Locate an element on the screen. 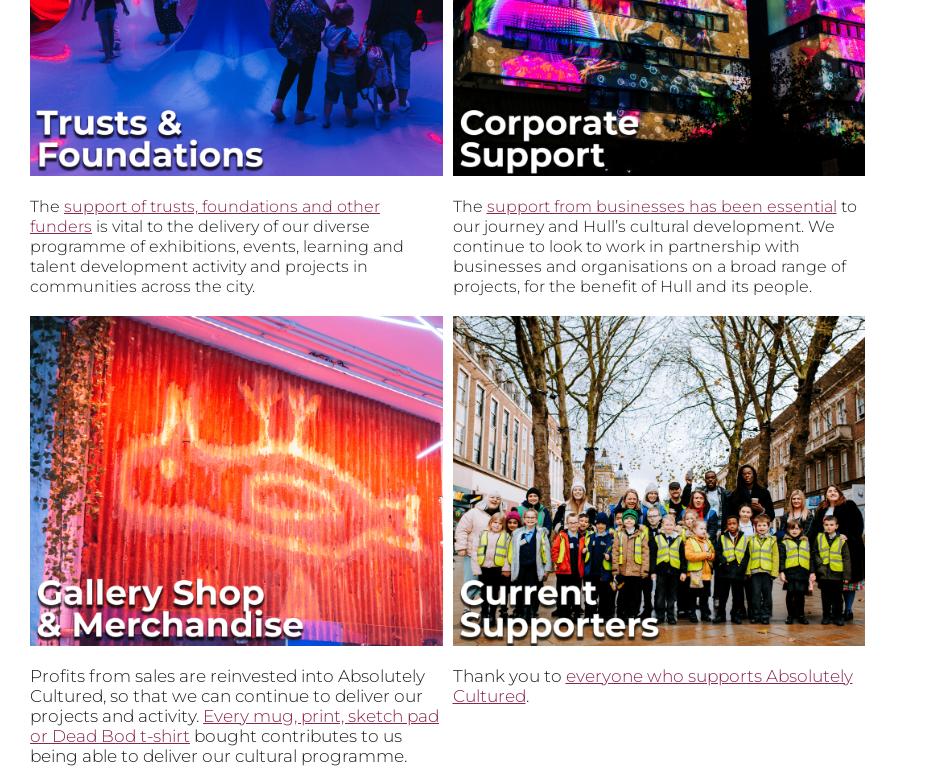 The image size is (950, 784). 'Thank you to' is located at coordinates (451, 675).